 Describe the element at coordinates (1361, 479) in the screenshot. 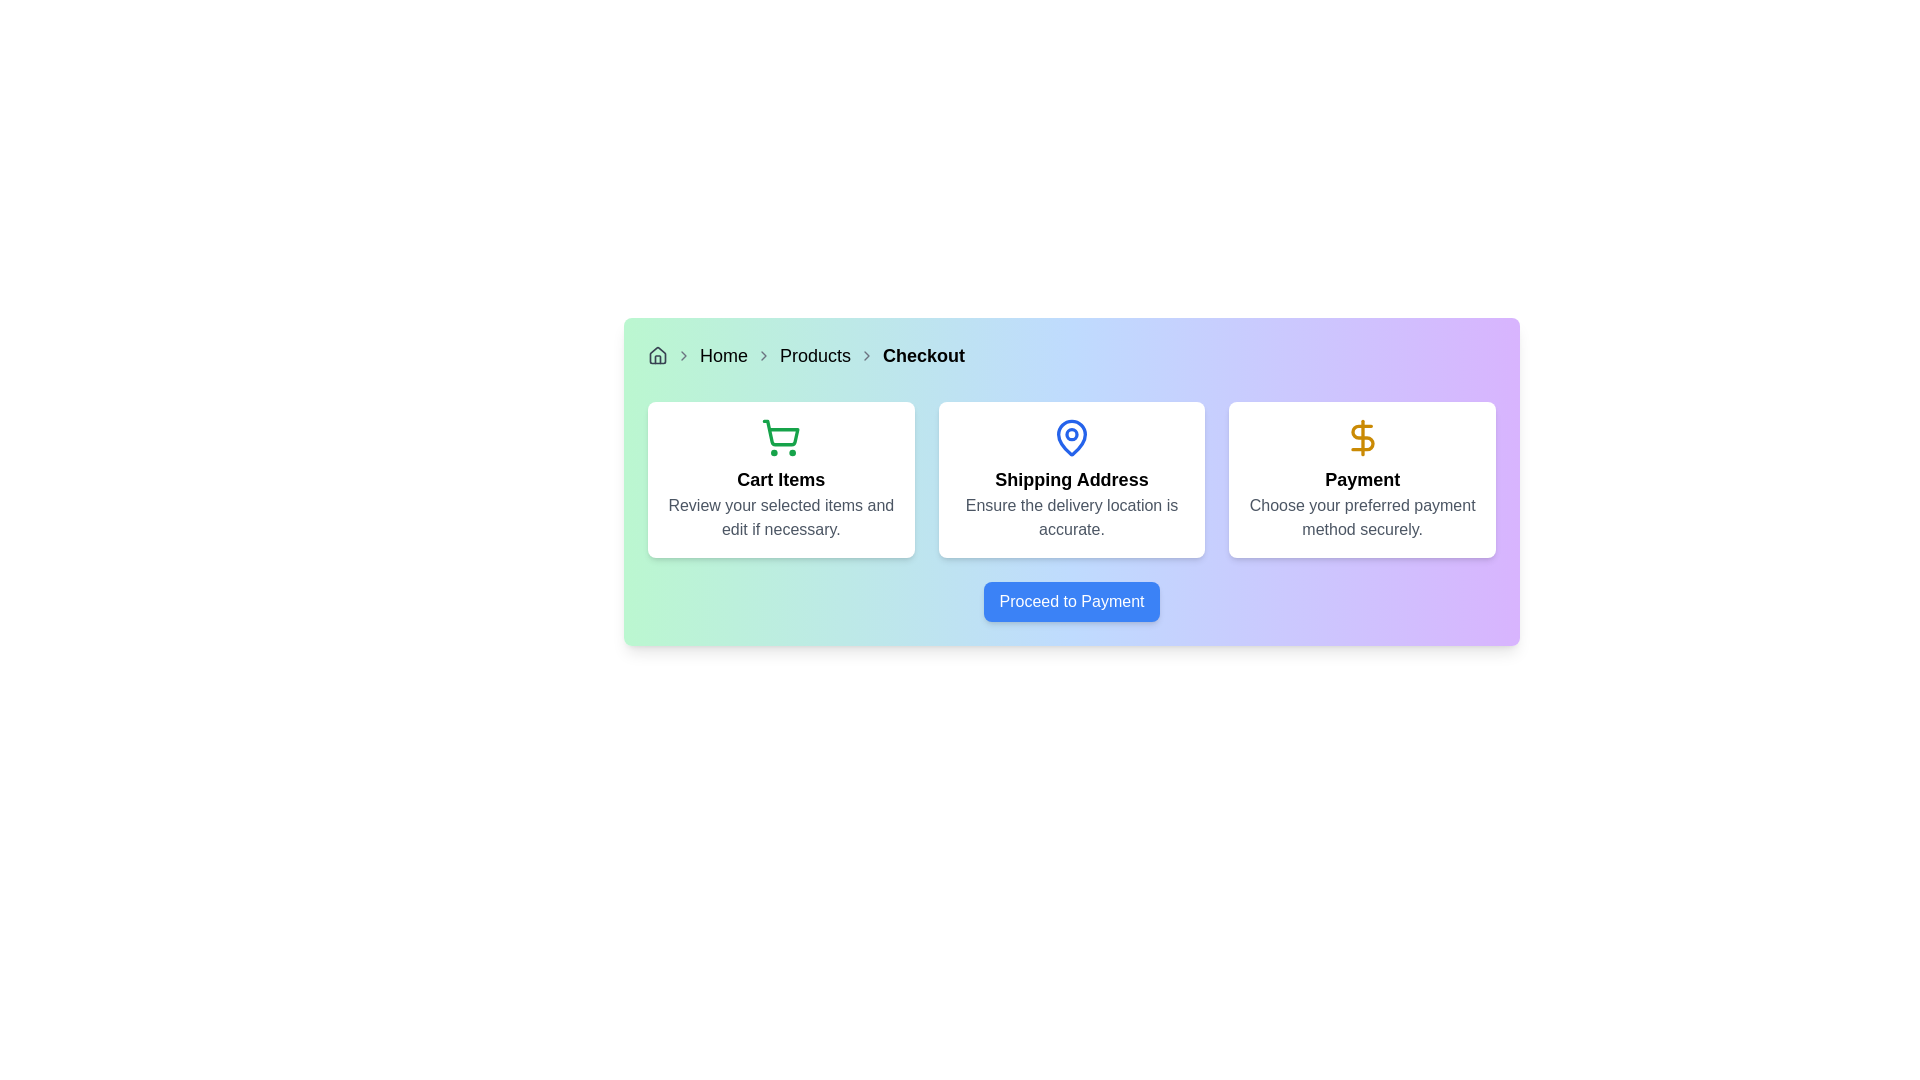

I see `the 'Payment' label which is a bold black text displaying 'Payment', located below the gold dollar icon in the third payment card` at that location.